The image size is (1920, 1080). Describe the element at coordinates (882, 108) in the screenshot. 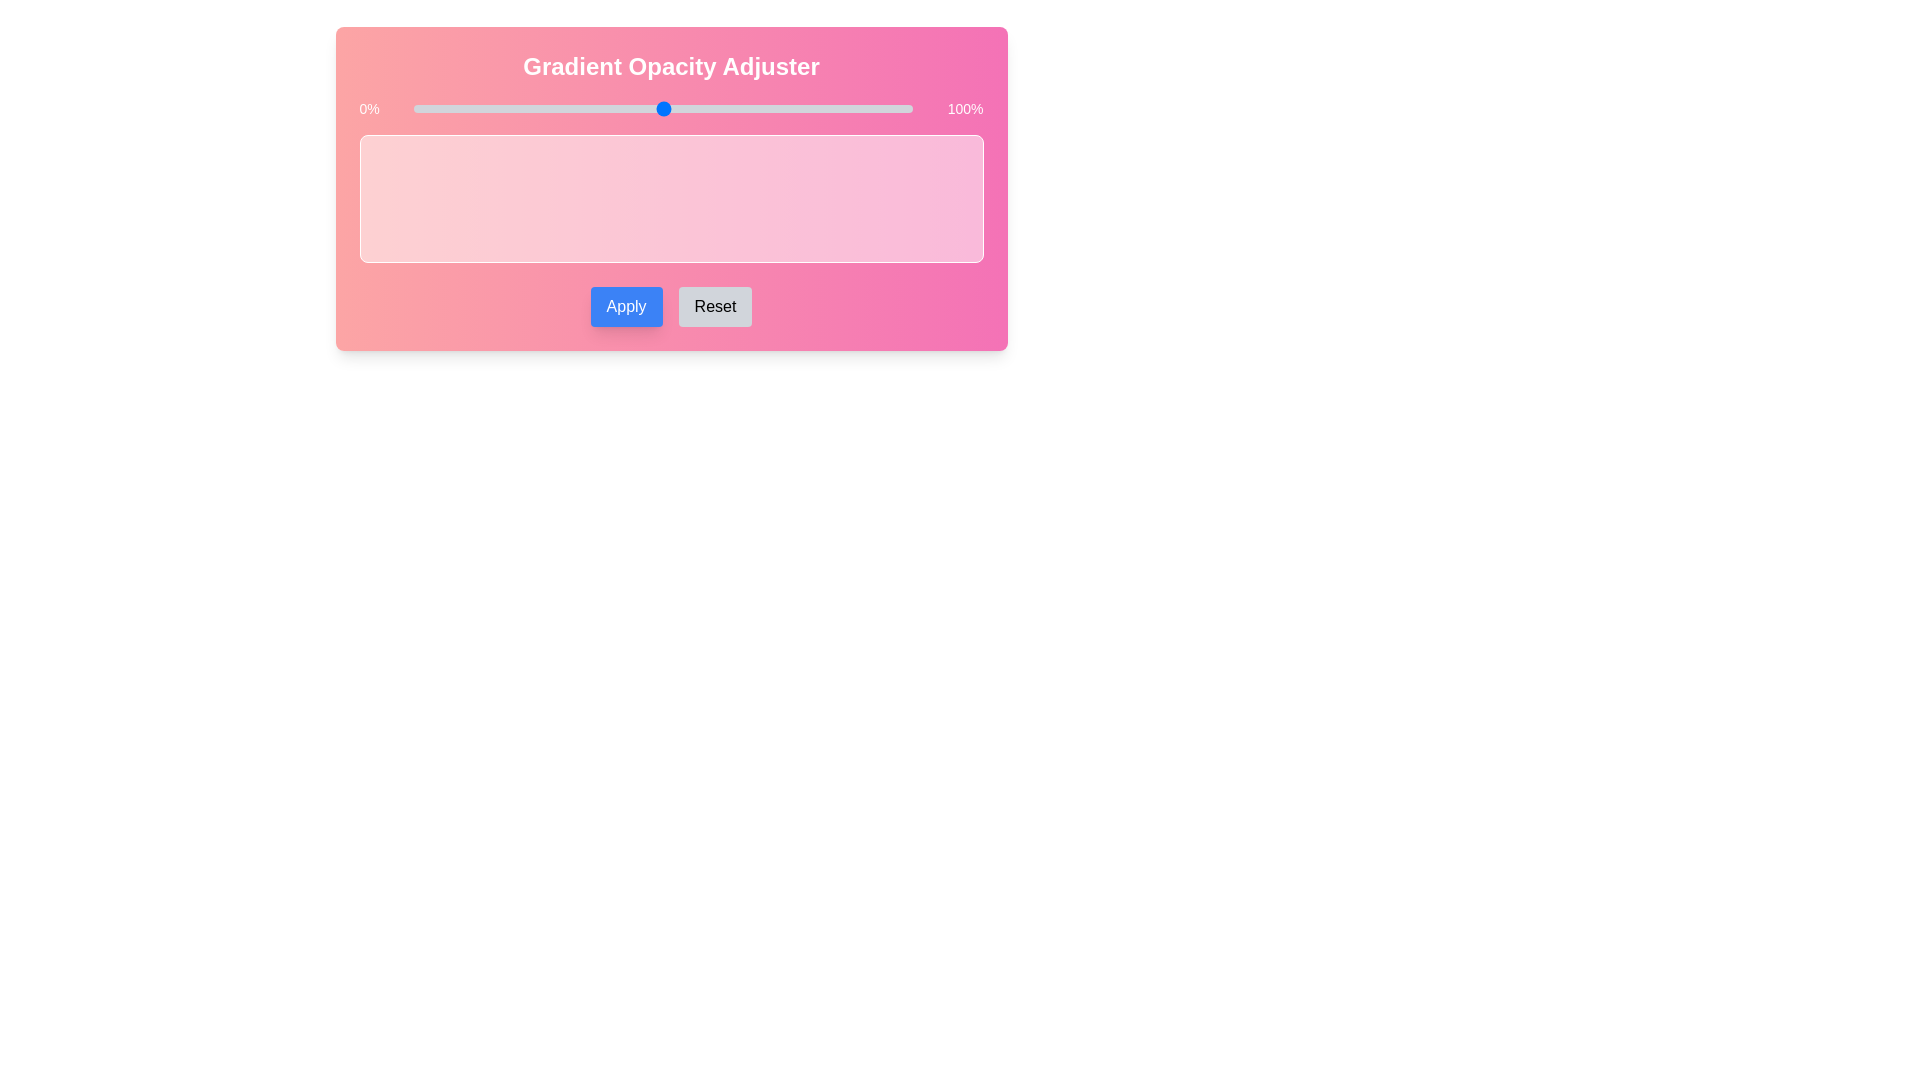

I see `the slider to set the gradient opacity to 94%` at that location.